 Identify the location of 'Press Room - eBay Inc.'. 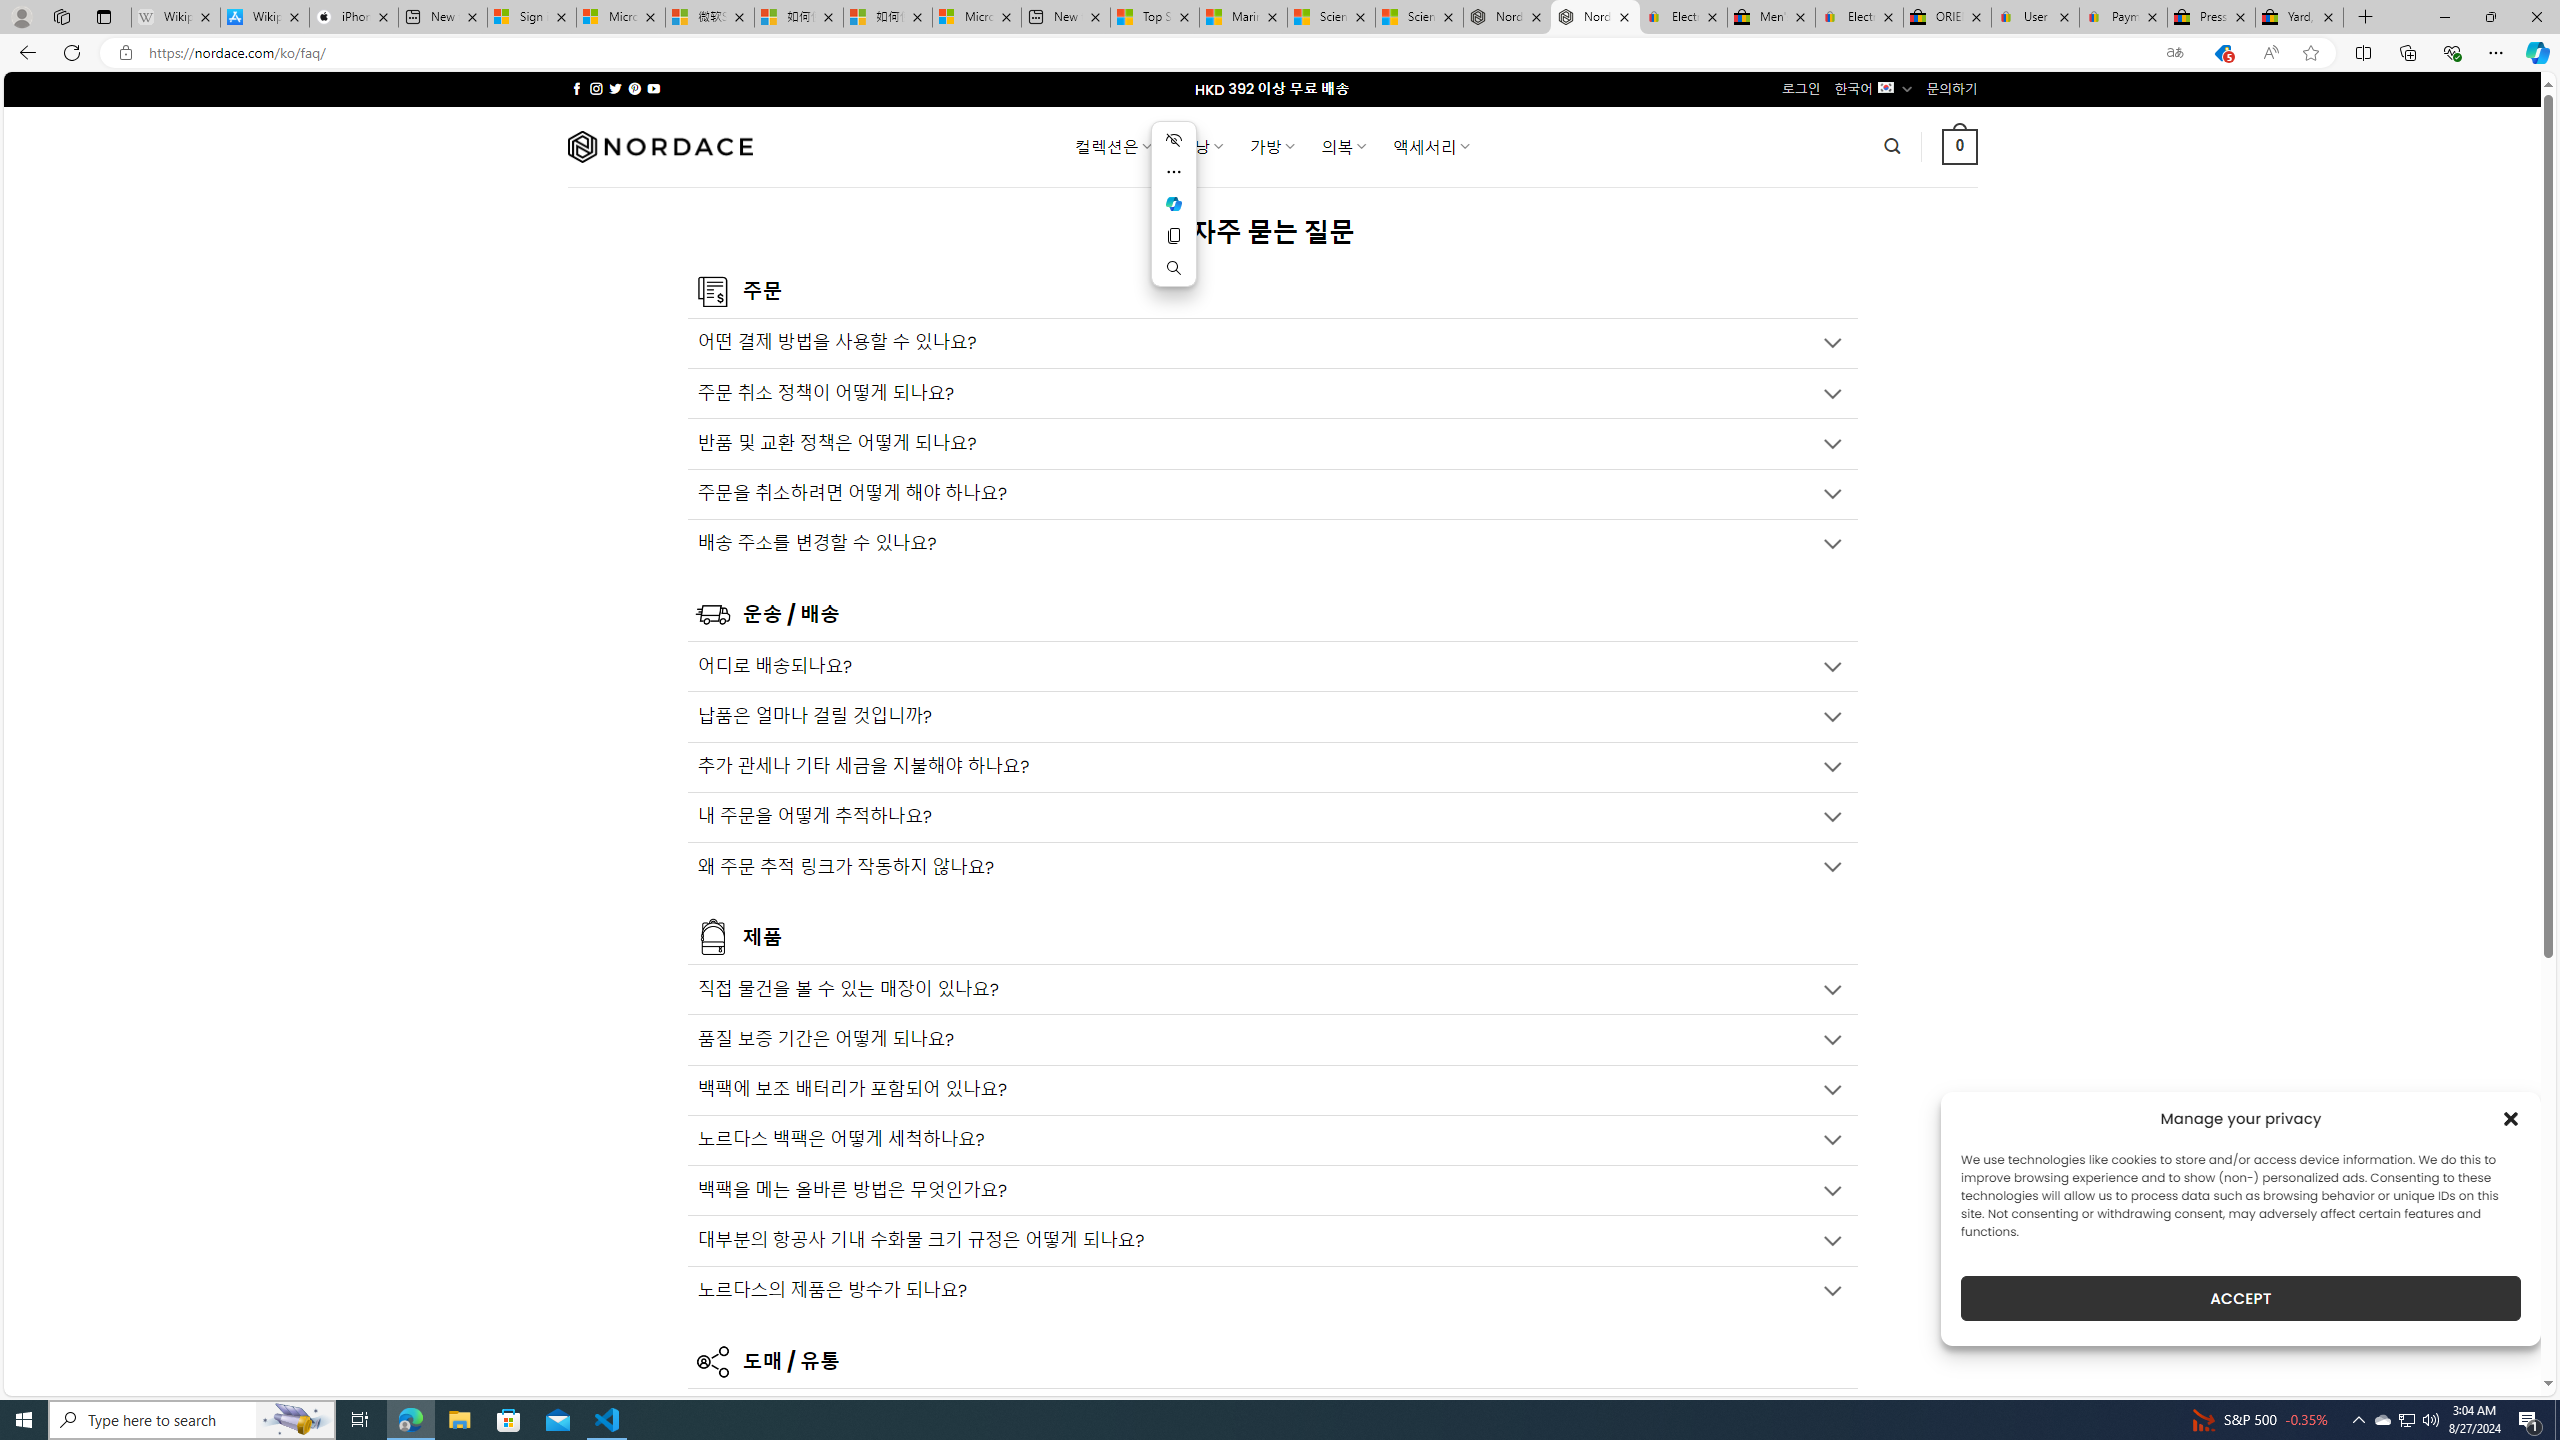
(2209, 16).